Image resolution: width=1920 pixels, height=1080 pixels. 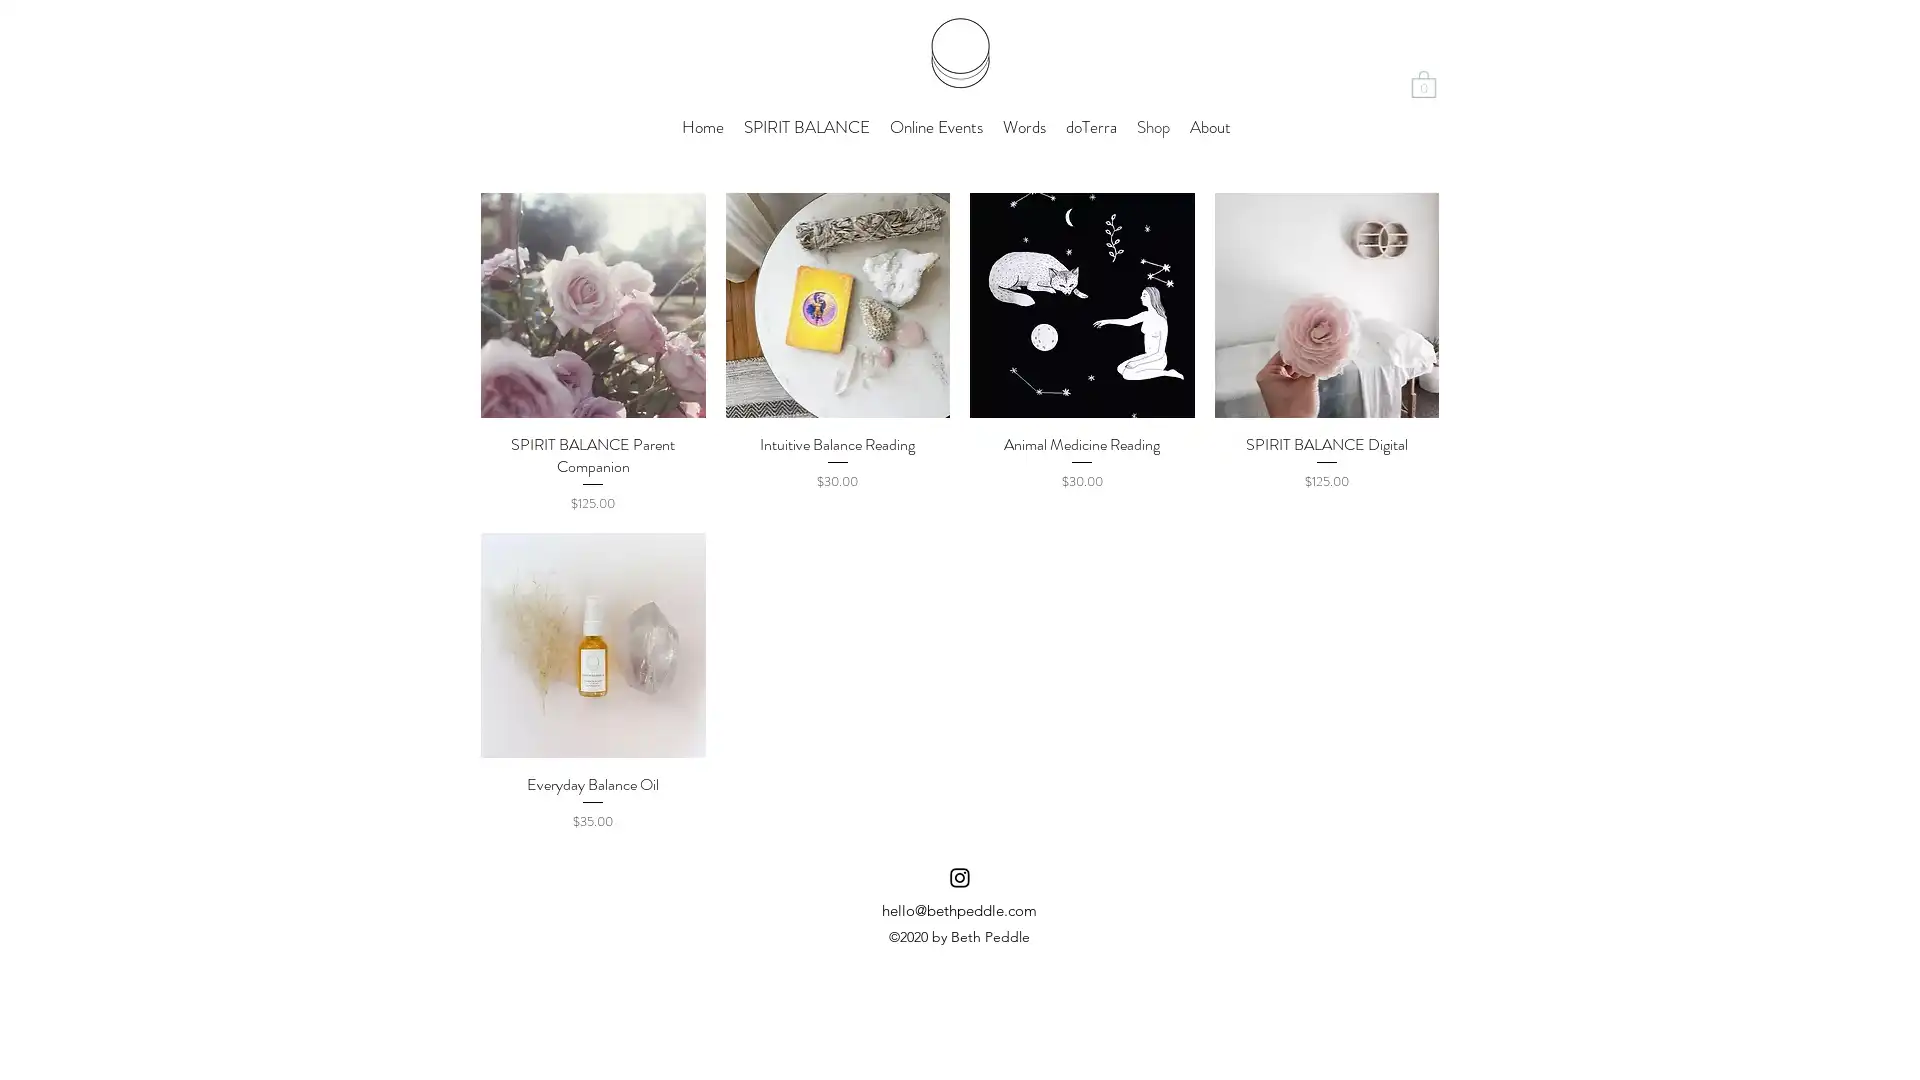 I want to click on Quick View, so click(x=837, y=441).